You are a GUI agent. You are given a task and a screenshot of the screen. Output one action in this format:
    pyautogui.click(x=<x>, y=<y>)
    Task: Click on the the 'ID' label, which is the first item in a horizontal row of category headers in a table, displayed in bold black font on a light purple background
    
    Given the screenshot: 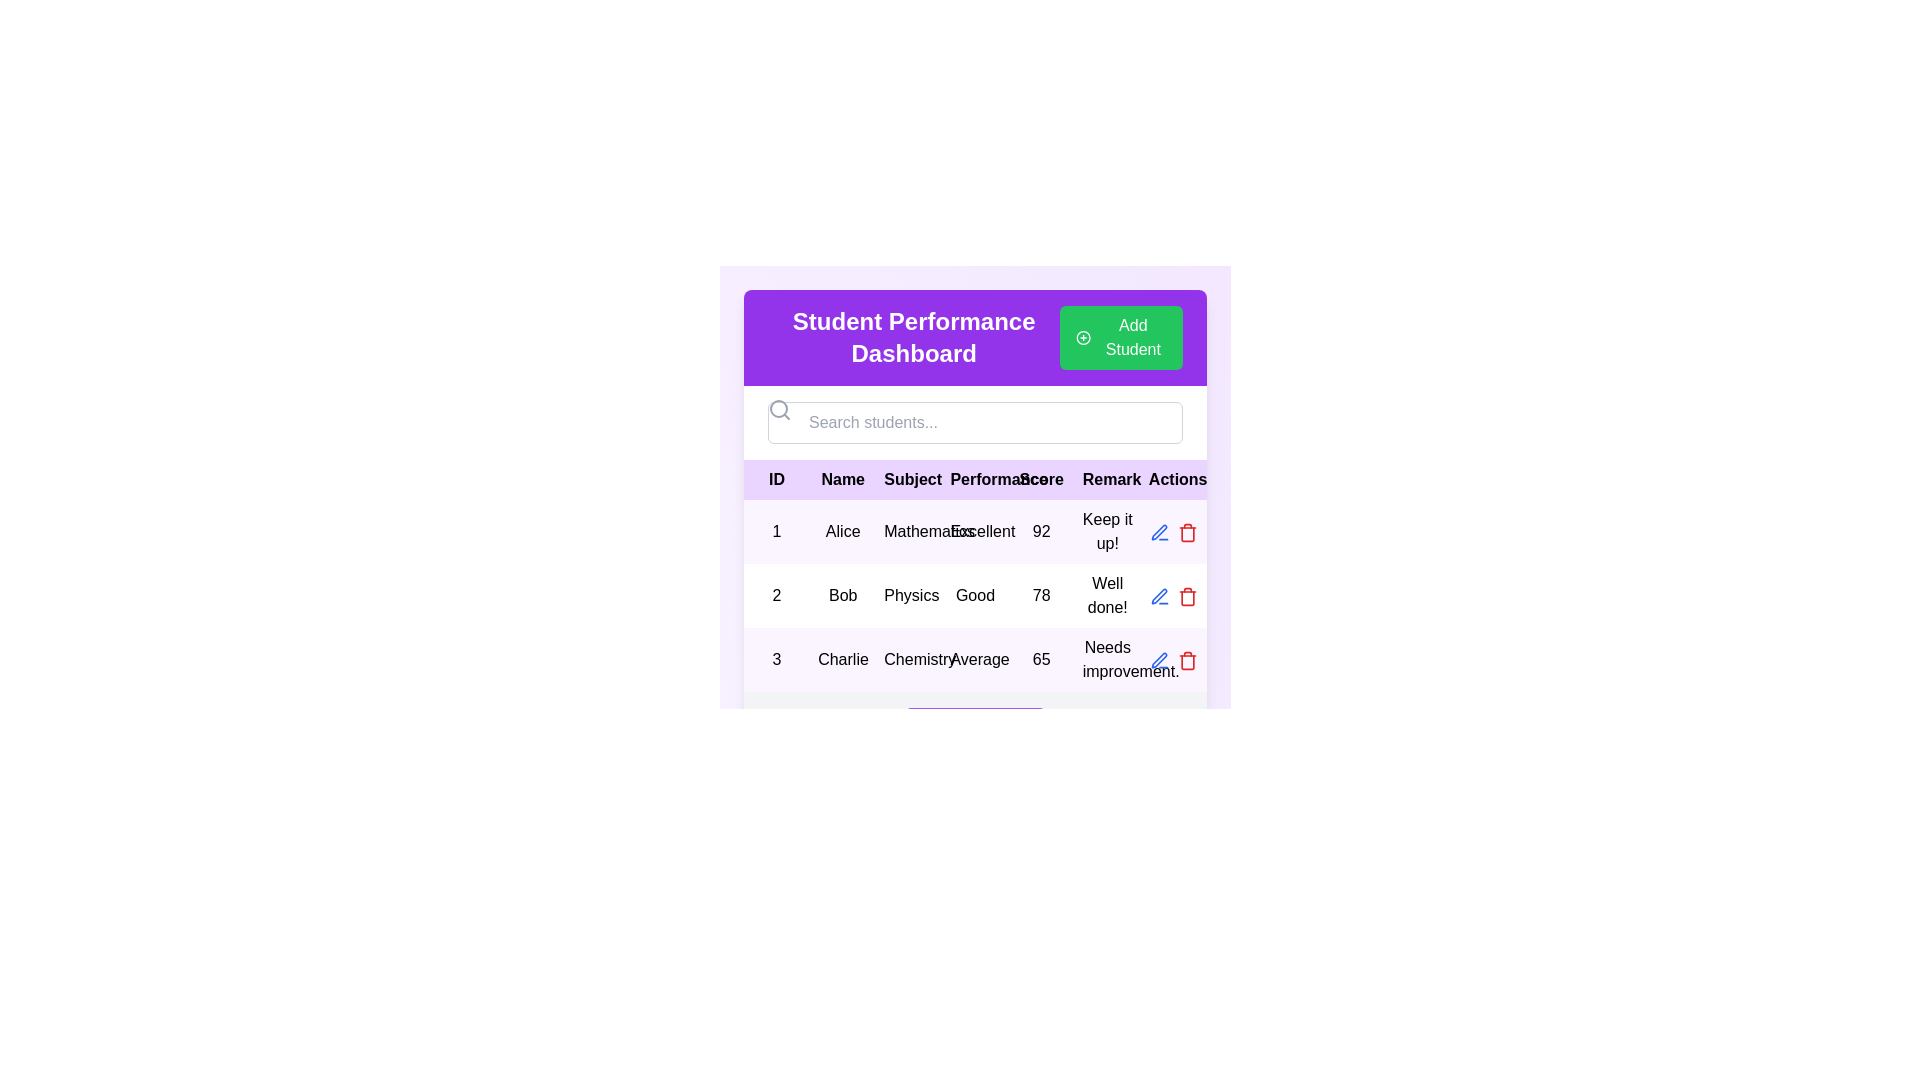 What is the action you would take?
    pyautogui.click(x=776, y=479)
    